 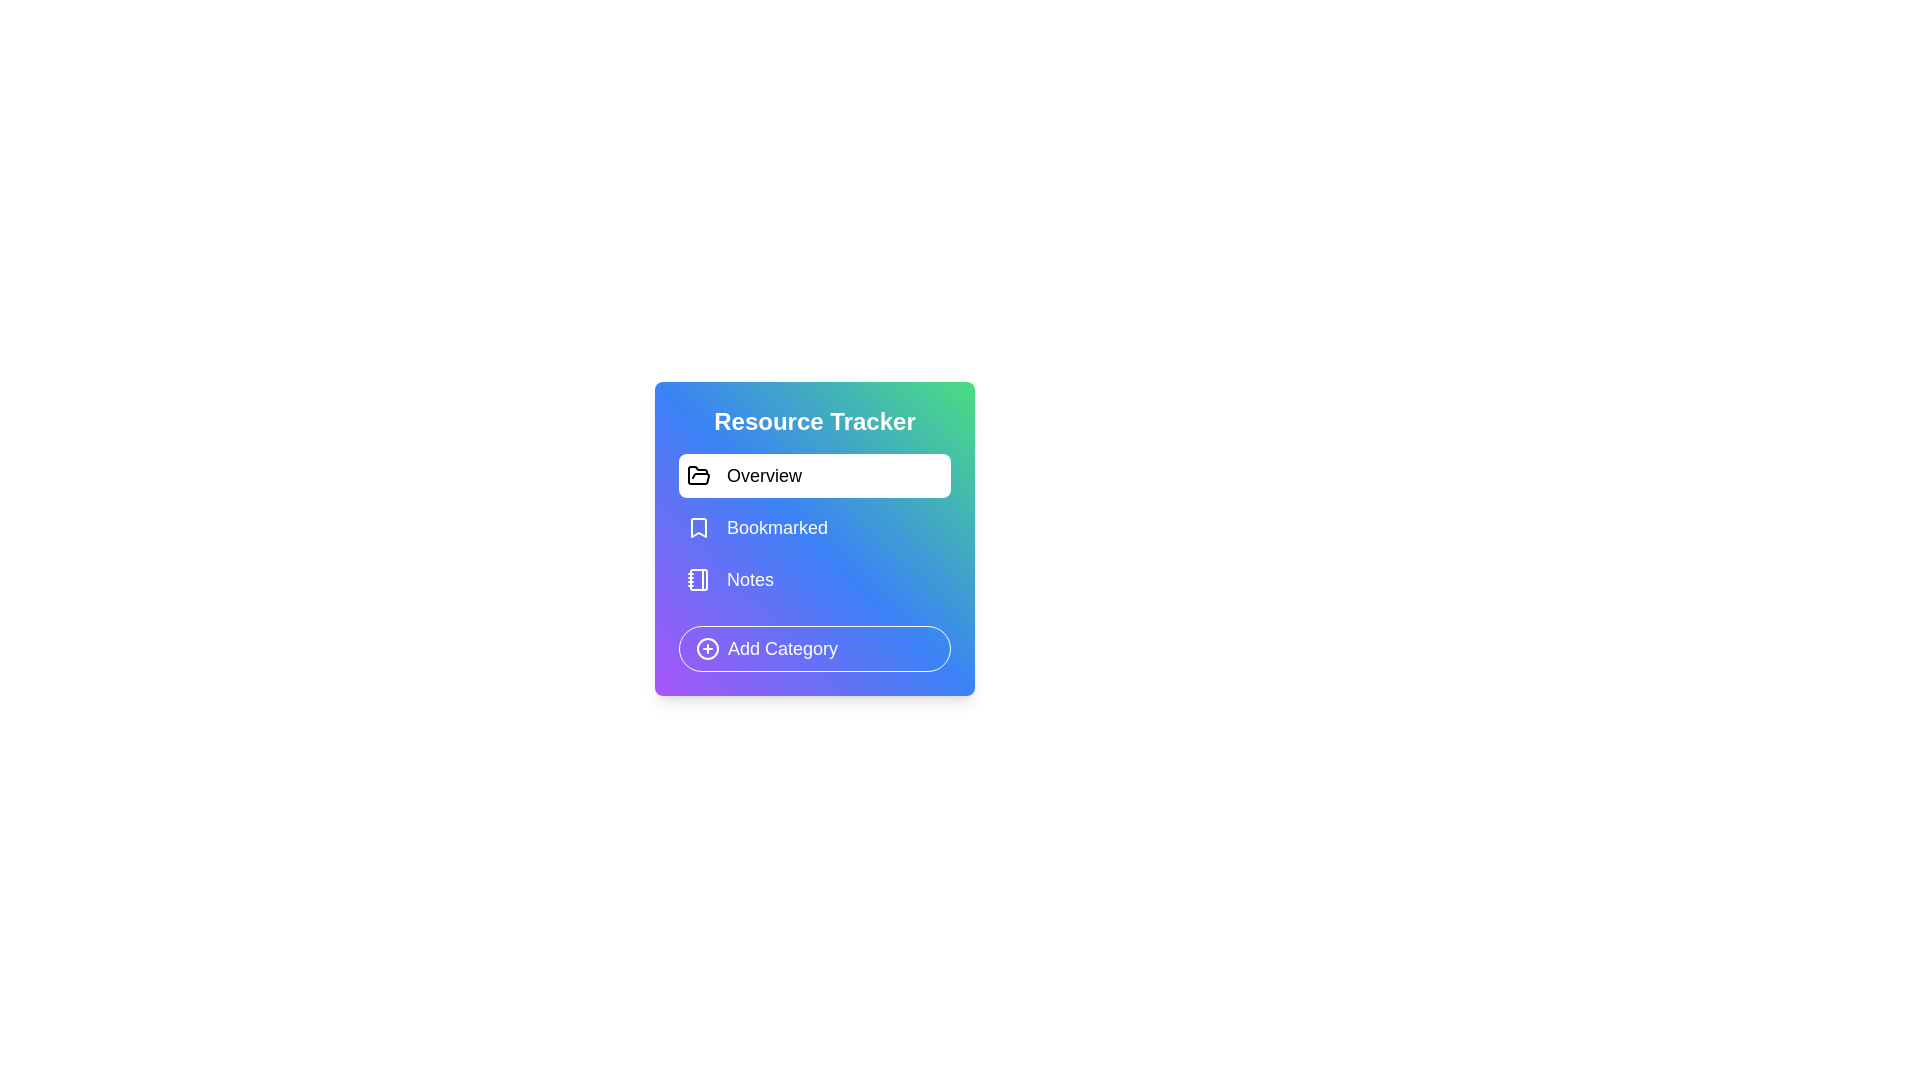 What do you see at coordinates (815, 527) in the screenshot?
I see `the category Bookmarked to see the hover effect` at bounding box center [815, 527].